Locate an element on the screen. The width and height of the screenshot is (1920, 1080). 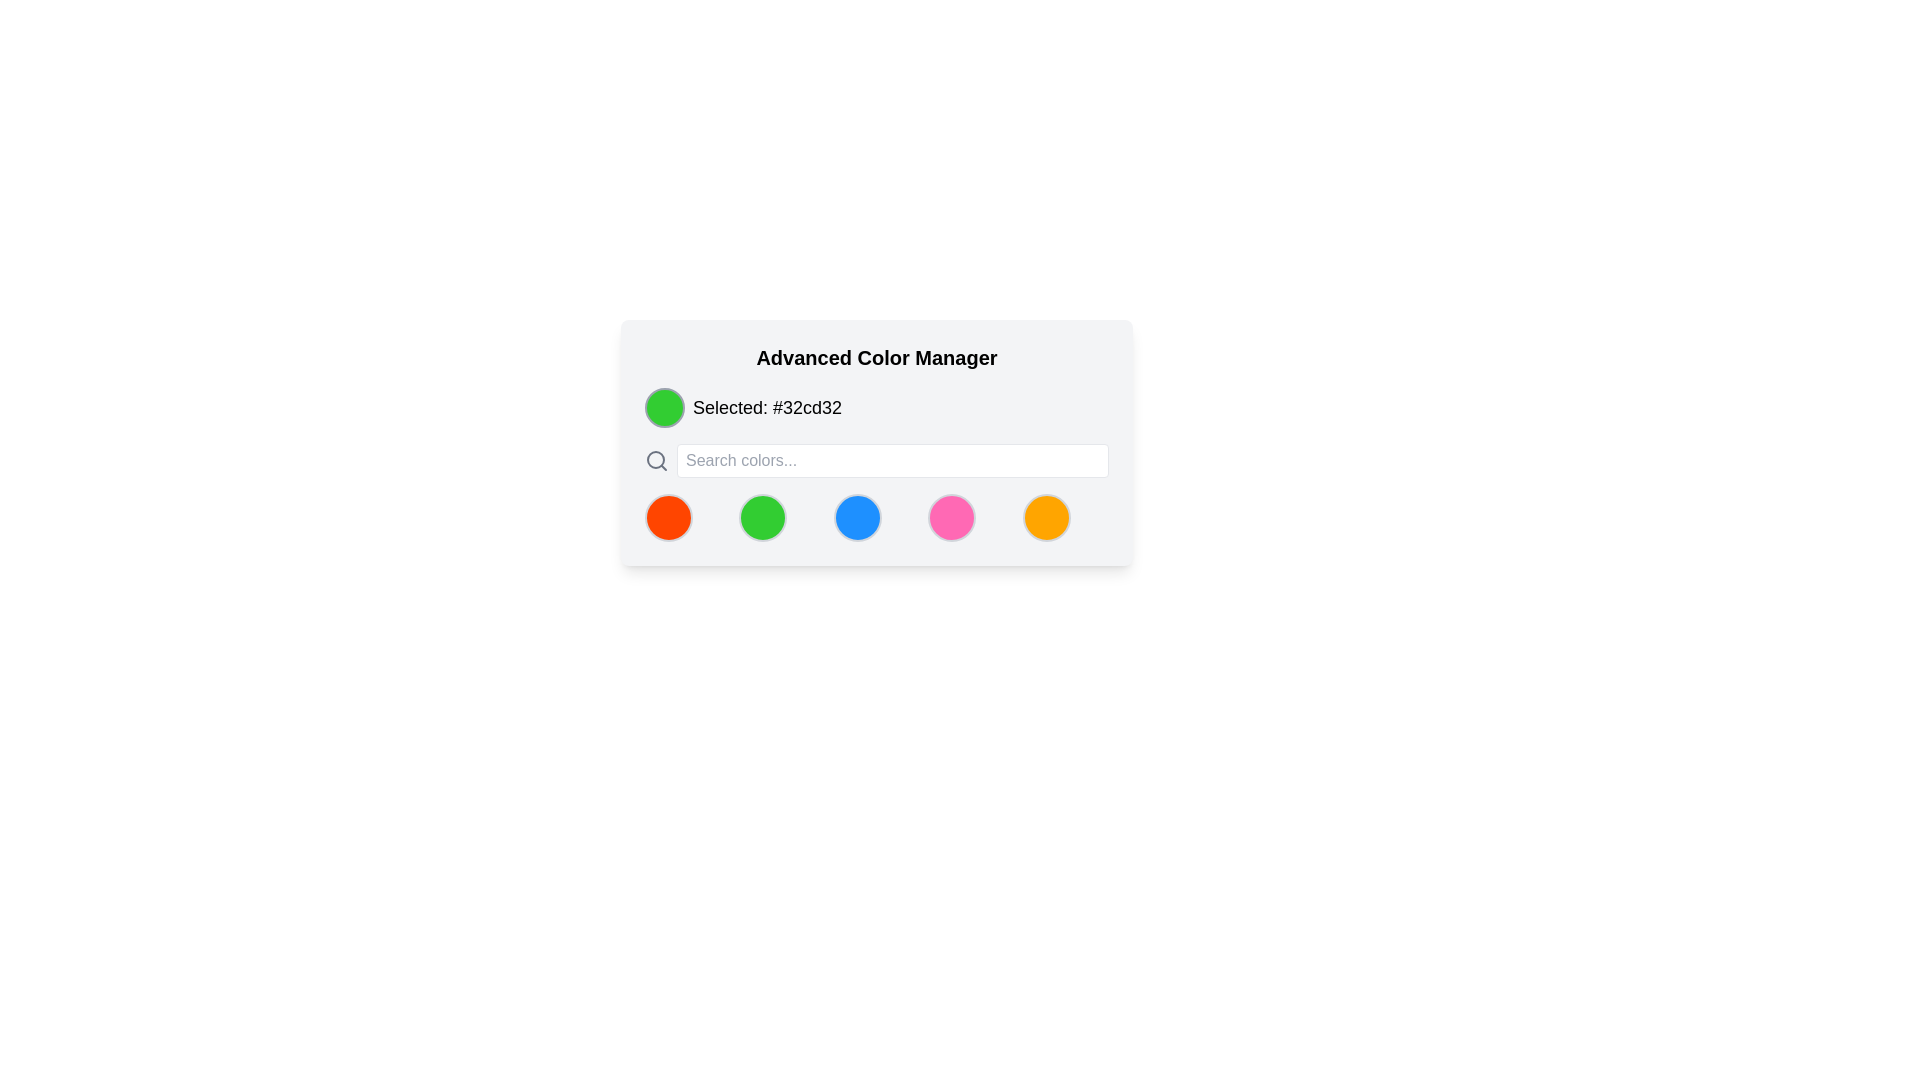
the inner circular component of the search icon, which visually represents the lens part of a magnifying glass, located to the left of the text input field is located at coordinates (656, 459).